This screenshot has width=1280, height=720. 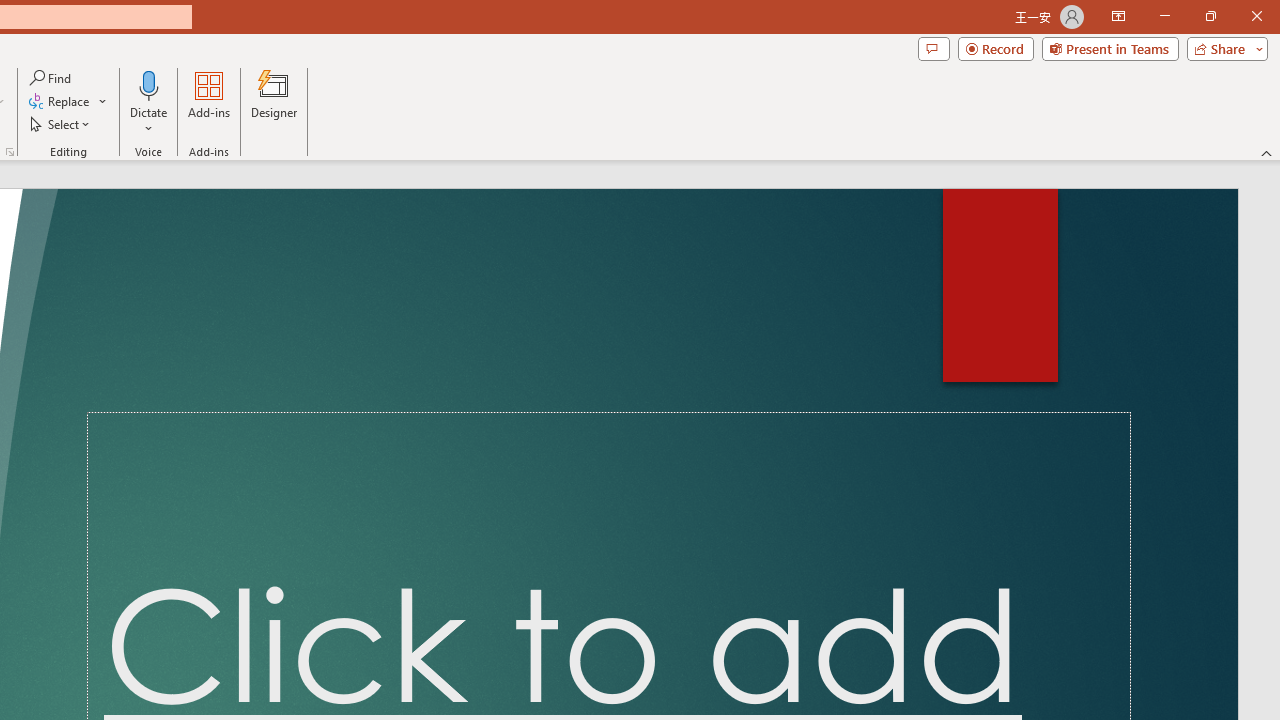 What do you see at coordinates (51, 77) in the screenshot?
I see `'Find...'` at bounding box center [51, 77].